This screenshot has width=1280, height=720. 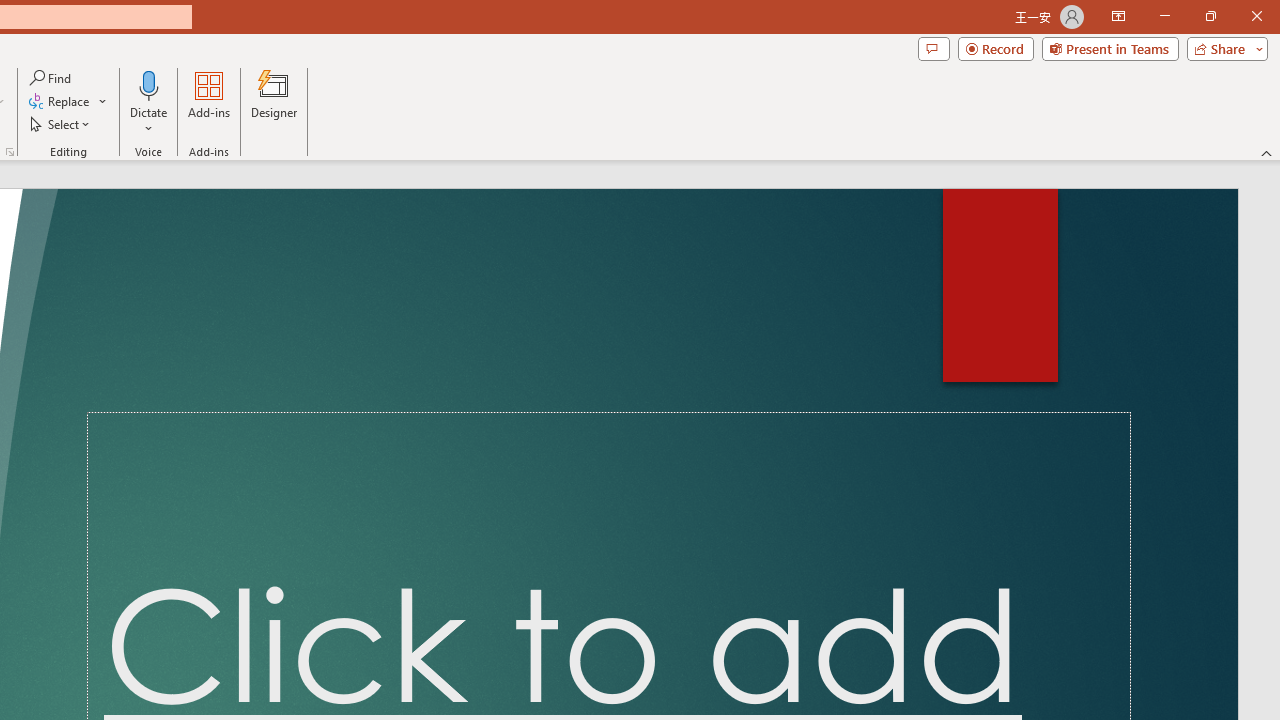 What do you see at coordinates (51, 77) in the screenshot?
I see `'Find...'` at bounding box center [51, 77].